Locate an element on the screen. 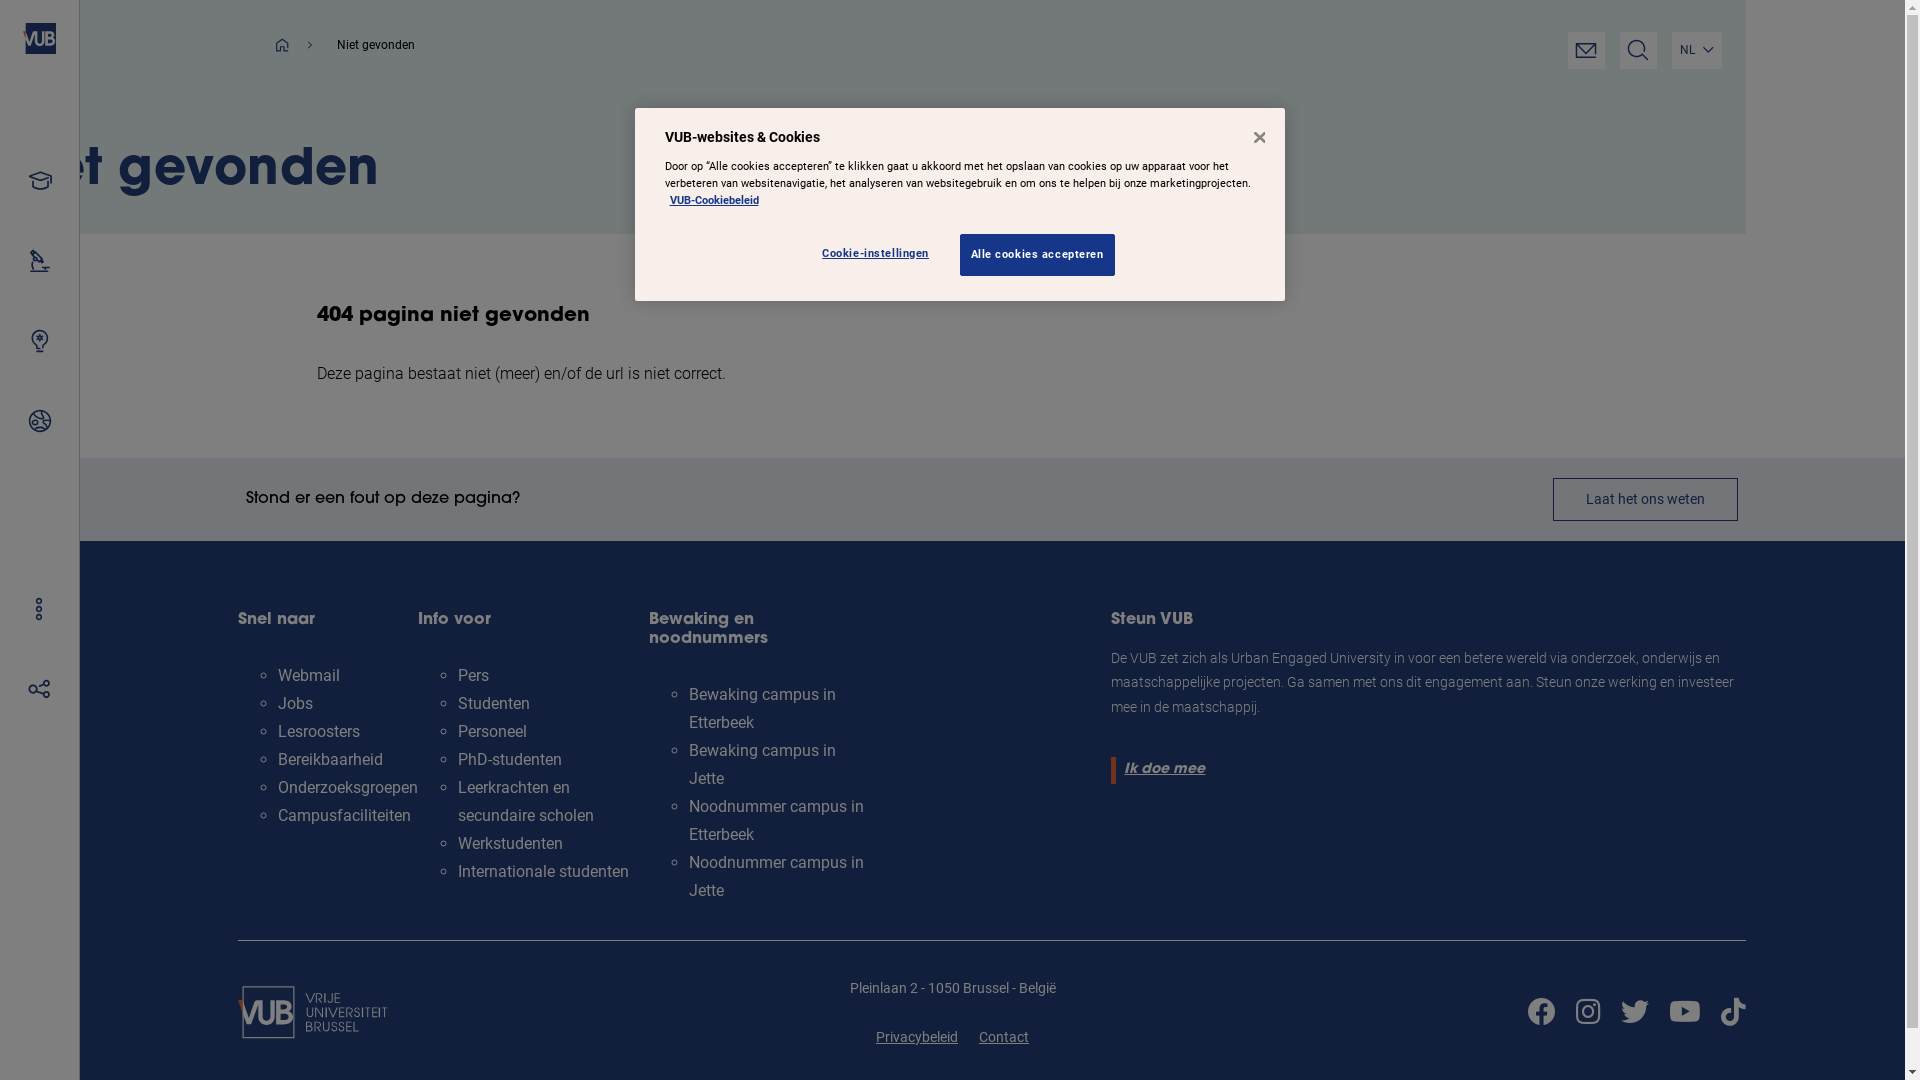  'Alle cookies accepteren' is located at coordinates (960, 253).